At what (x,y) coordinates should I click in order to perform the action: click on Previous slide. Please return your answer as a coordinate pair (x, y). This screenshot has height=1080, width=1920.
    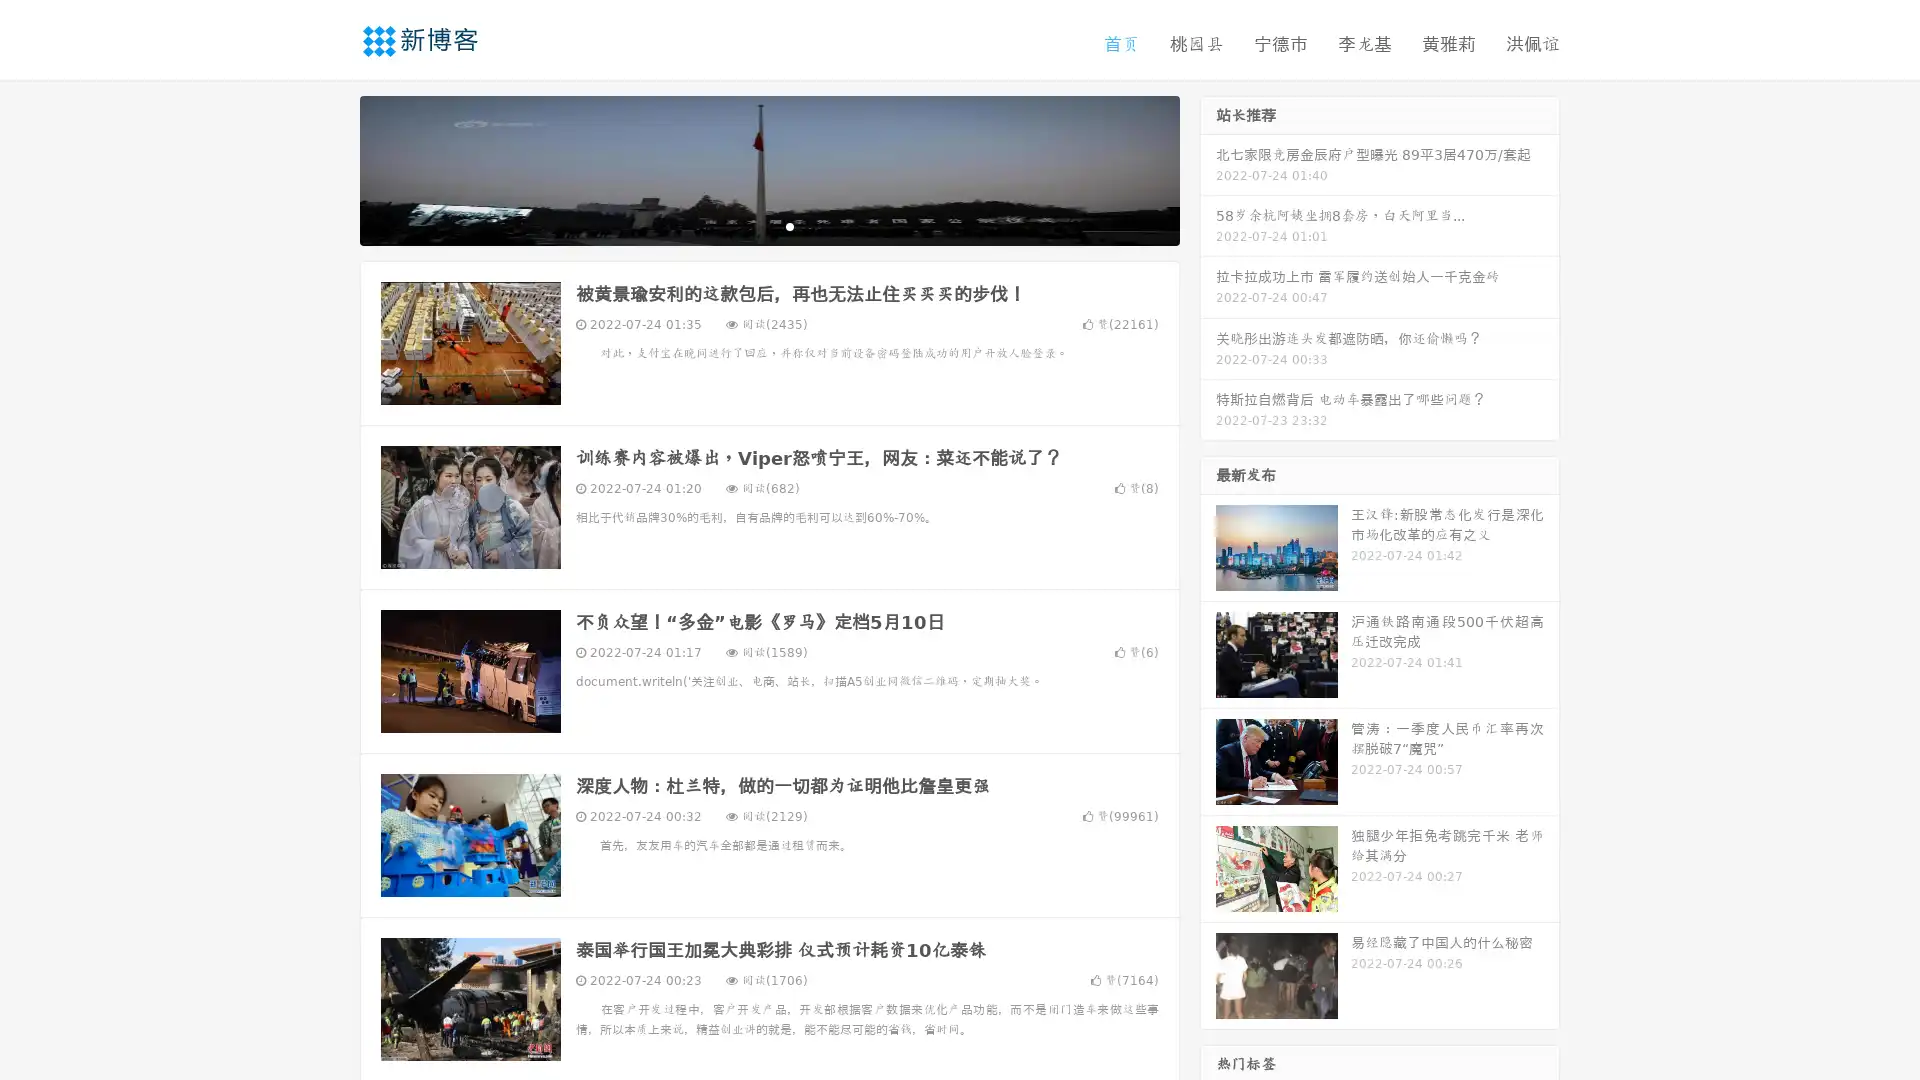
    Looking at the image, I should click on (330, 168).